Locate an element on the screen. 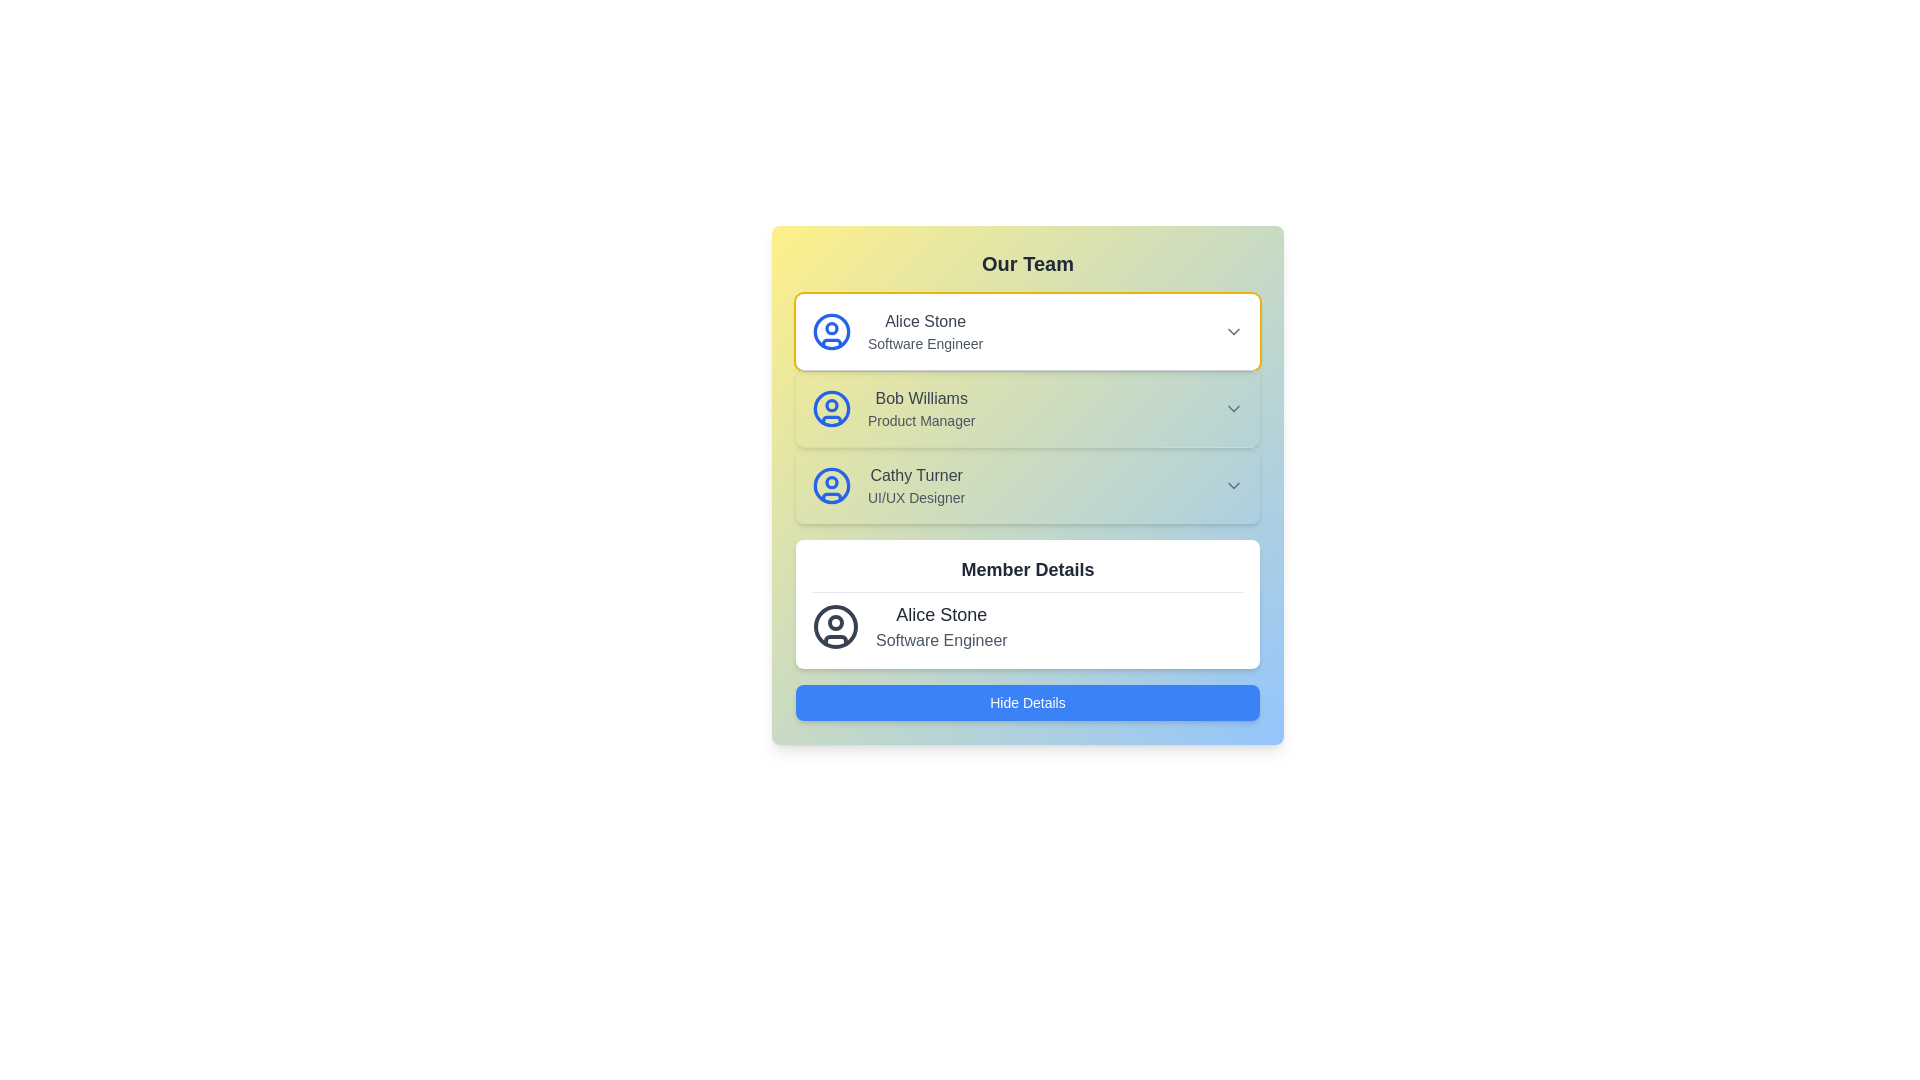 This screenshot has height=1080, width=1920. text displayed for the team member below the header 'Our Team', specifically the second item which contains their name and job title is located at coordinates (920, 407).